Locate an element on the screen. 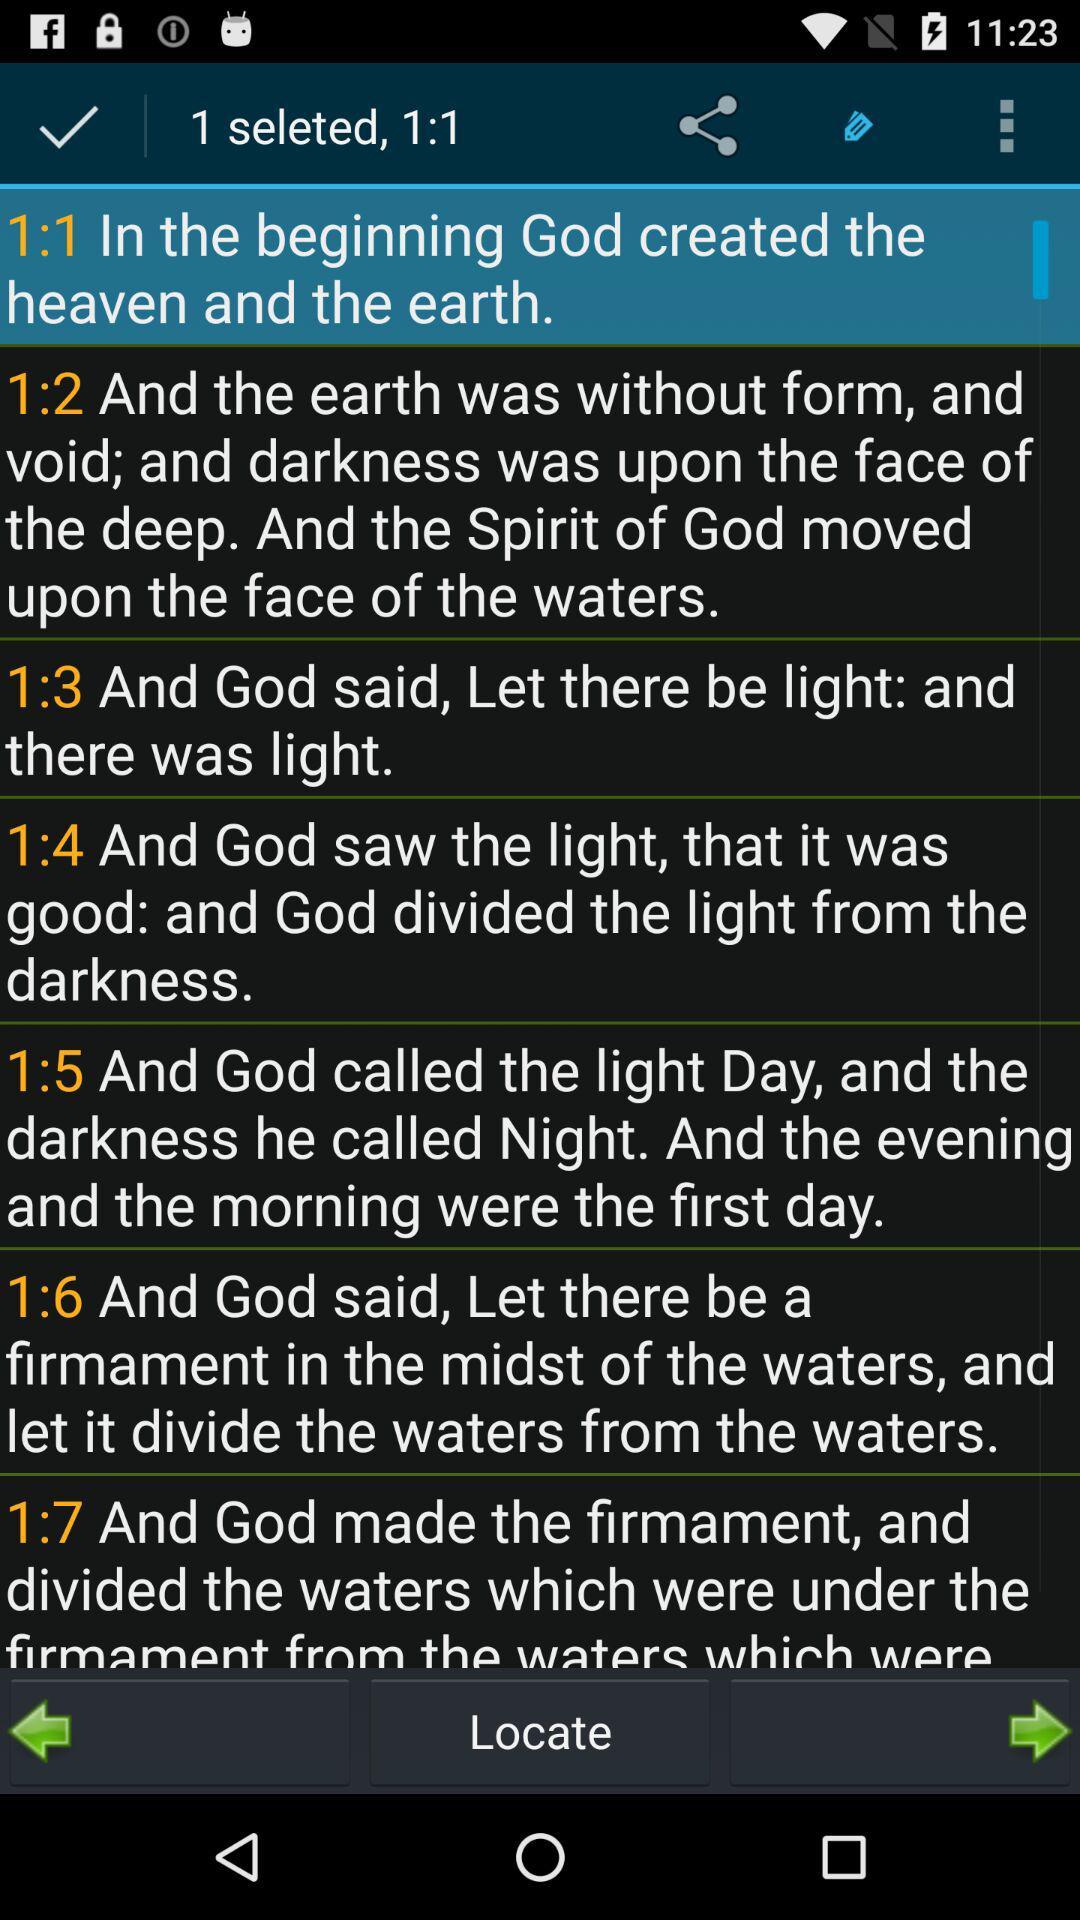 This screenshot has height=1920, width=1080. the icon next to locate button is located at coordinates (898, 1730).